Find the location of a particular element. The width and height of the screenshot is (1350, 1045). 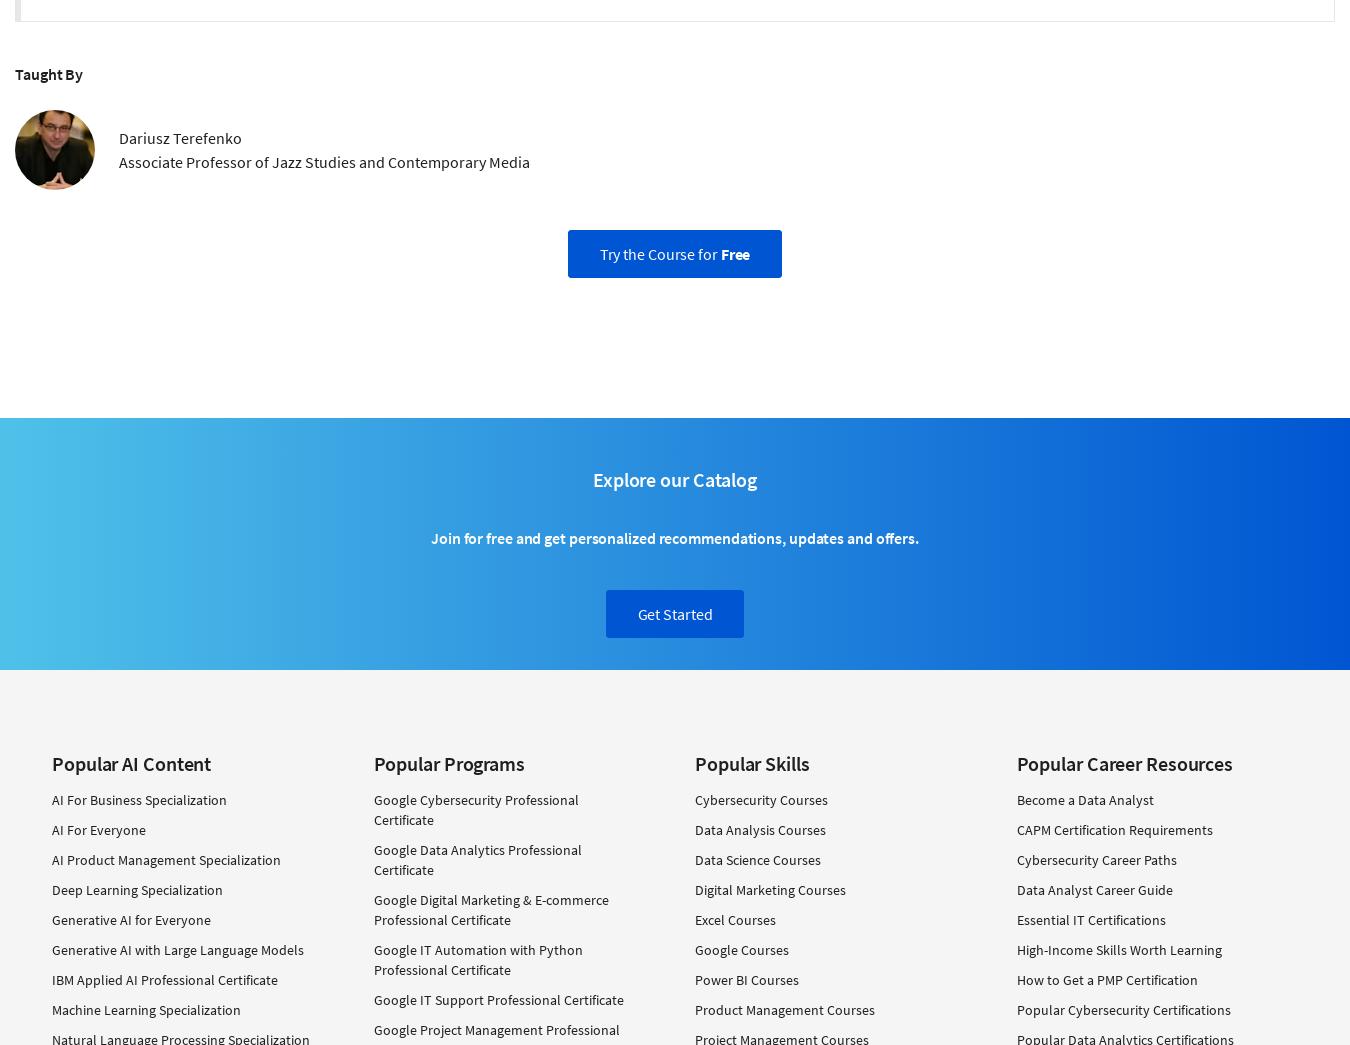

'Popular Career Resources' is located at coordinates (1124, 762).